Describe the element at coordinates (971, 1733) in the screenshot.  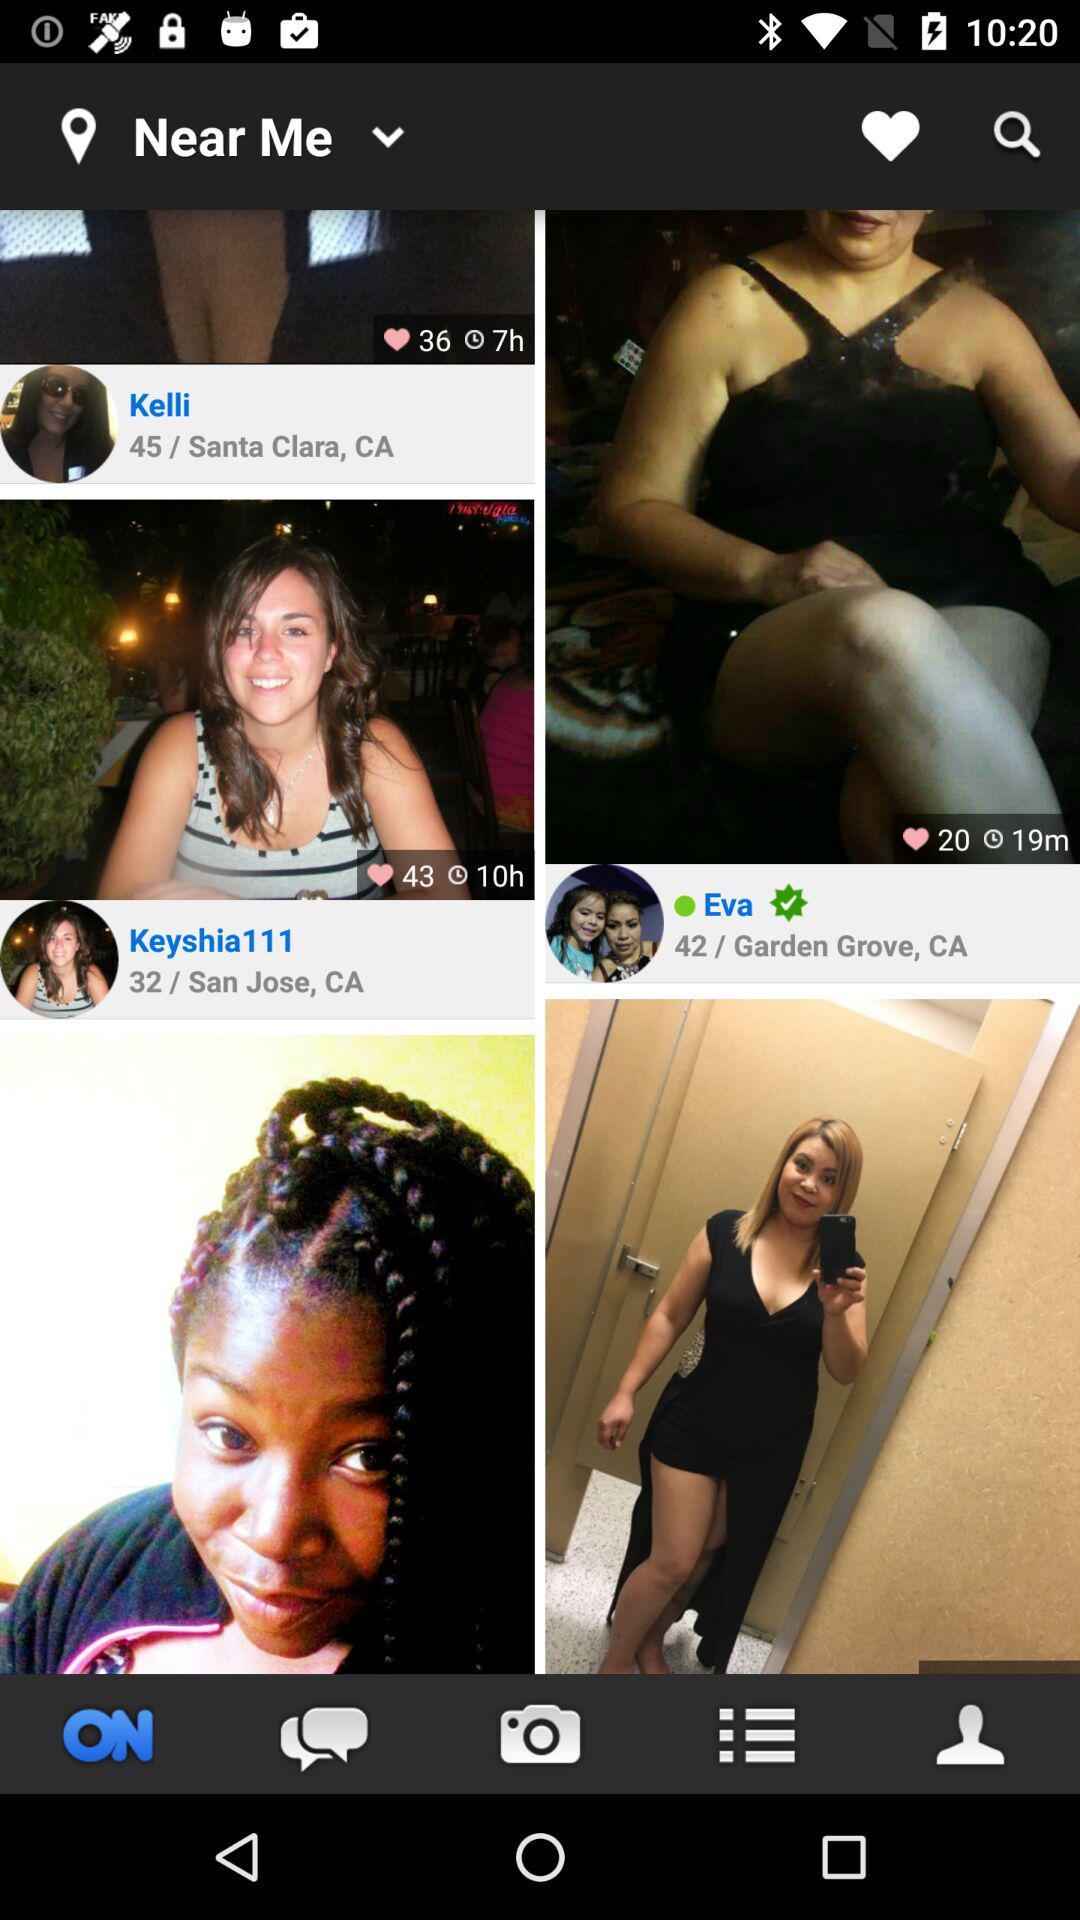
I see `the avatar icon` at that location.